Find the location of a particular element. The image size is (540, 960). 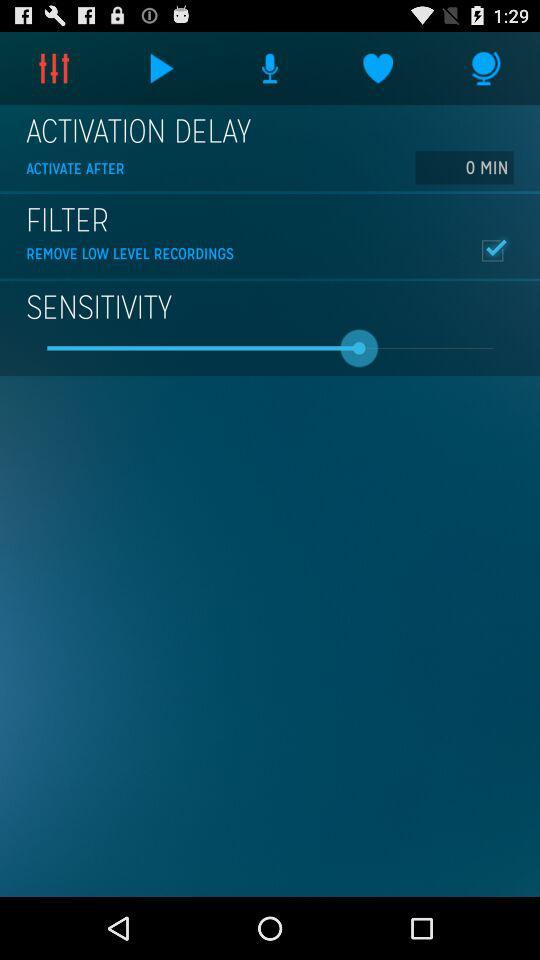

item above sensitivity icon is located at coordinates (491, 249).